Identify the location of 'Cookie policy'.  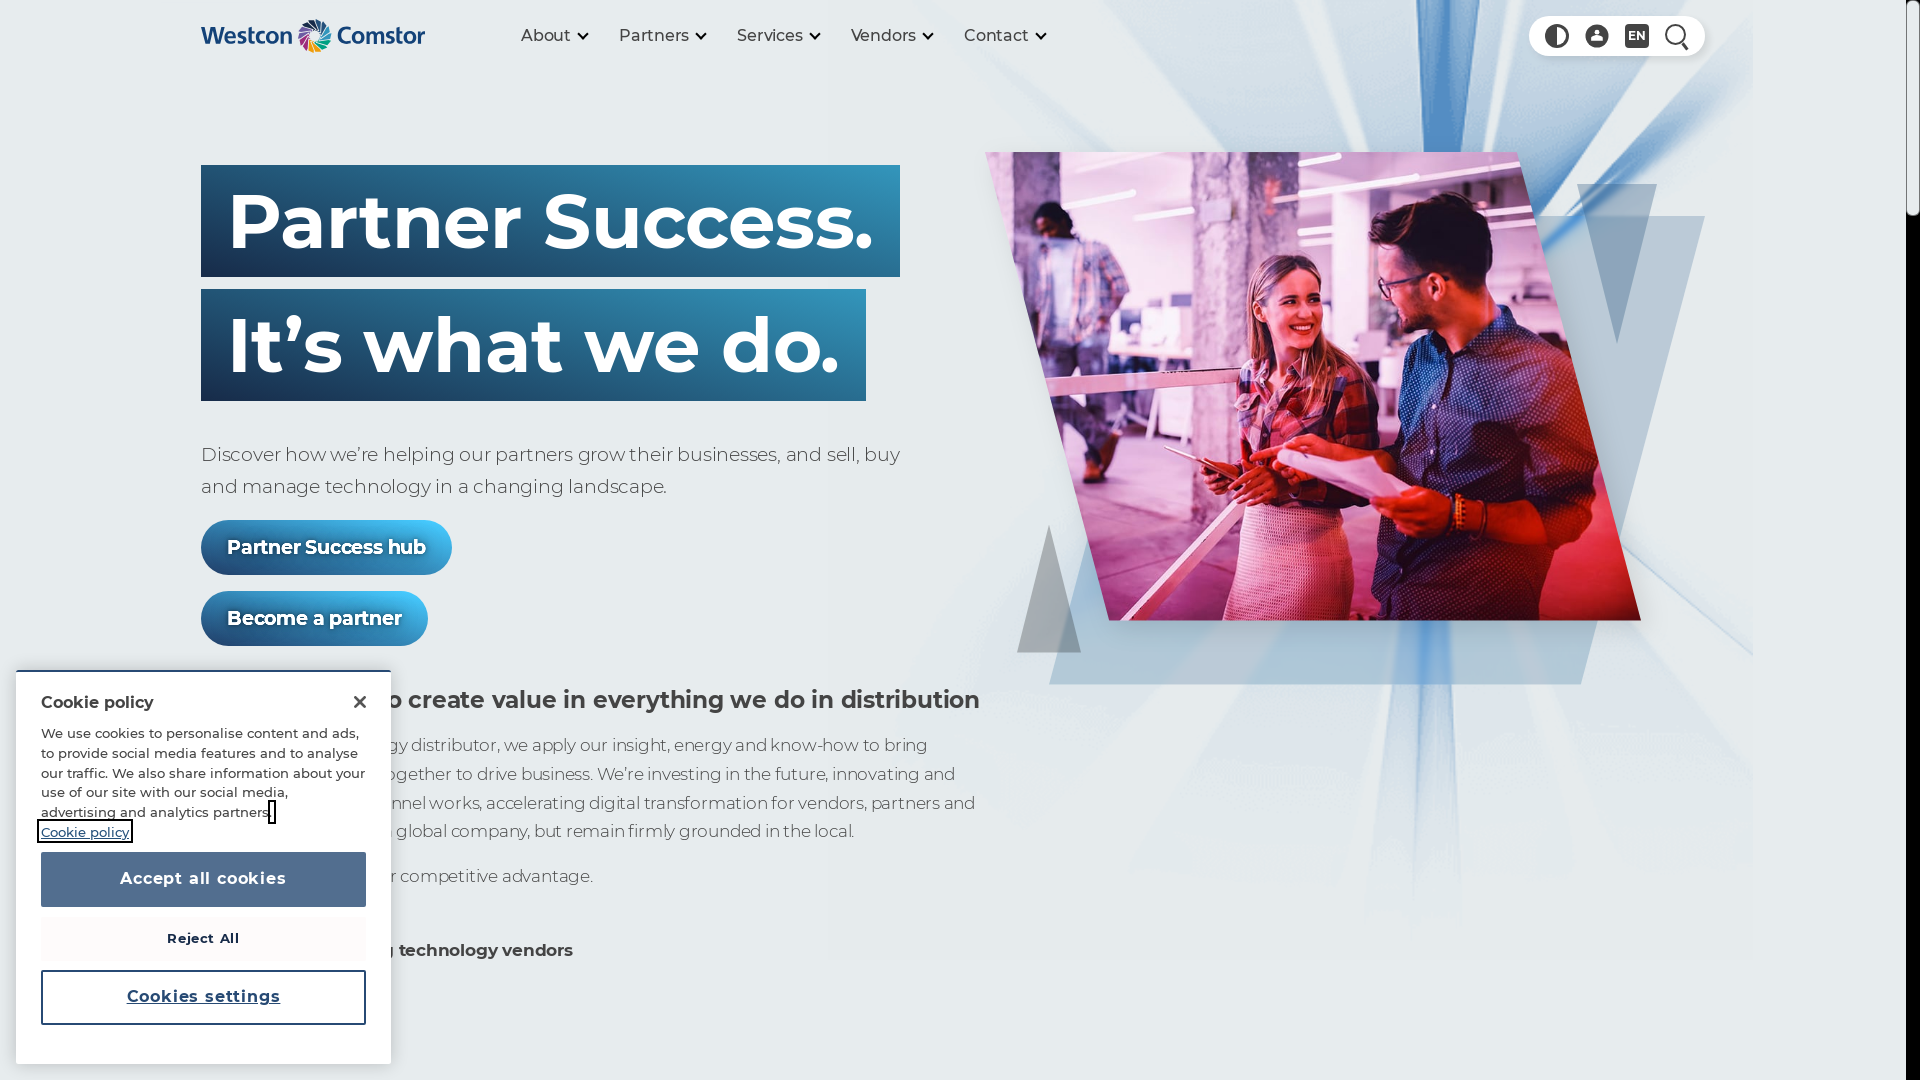
(155, 840).